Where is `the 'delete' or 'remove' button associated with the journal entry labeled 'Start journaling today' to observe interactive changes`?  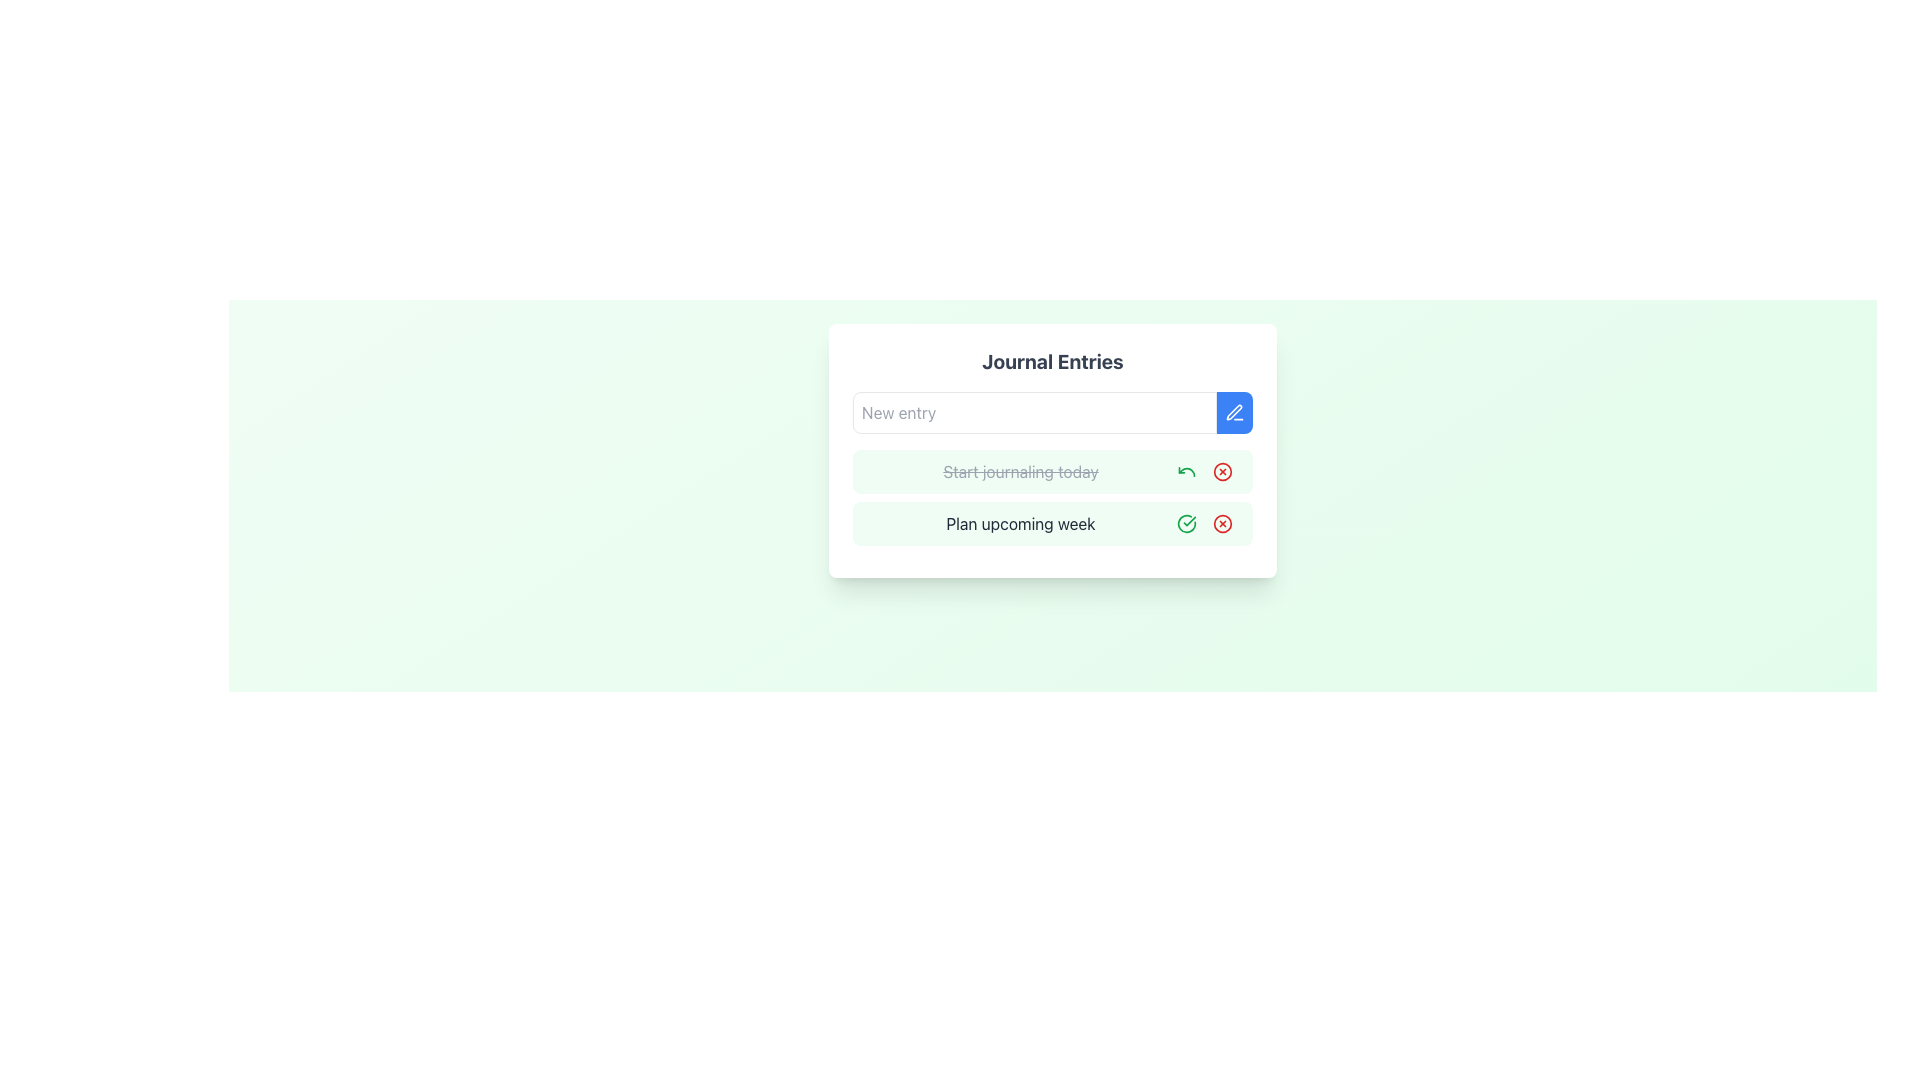 the 'delete' or 'remove' button associated with the journal entry labeled 'Start journaling today' to observe interactive changes is located at coordinates (1222, 471).